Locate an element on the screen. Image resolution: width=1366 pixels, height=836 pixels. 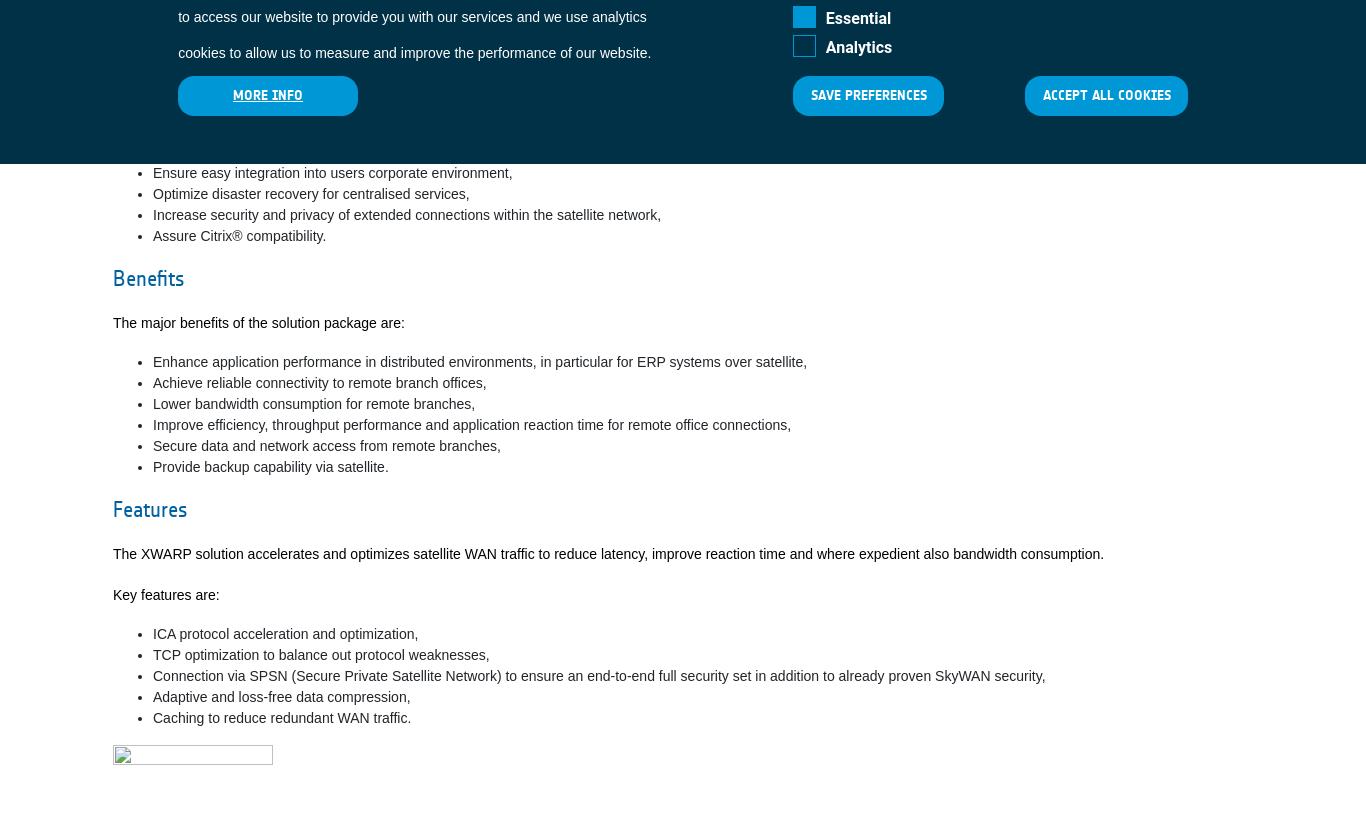
'Save preferences' is located at coordinates (868, 95).